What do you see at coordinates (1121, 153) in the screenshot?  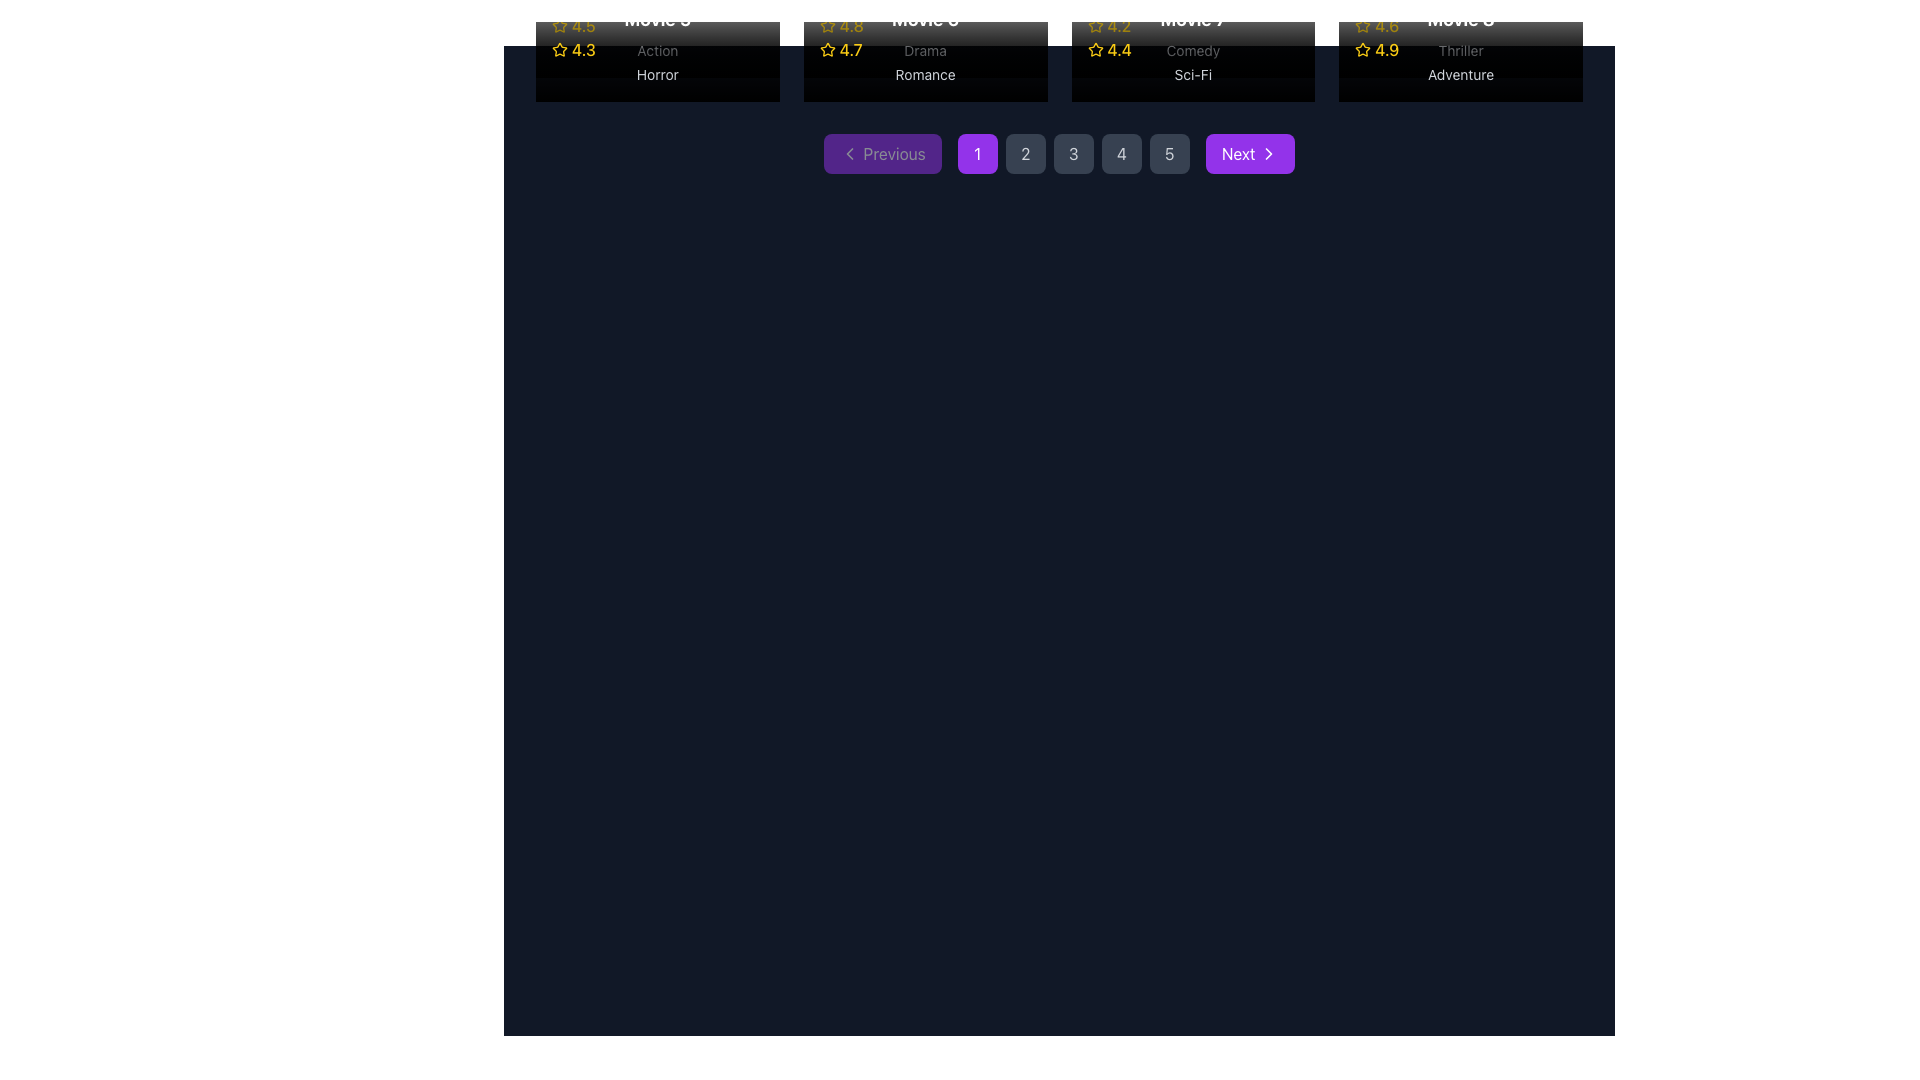 I see `the fourth navigation button, which is part of a row of five buttons at the center top of the lower section of the page` at bounding box center [1121, 153].